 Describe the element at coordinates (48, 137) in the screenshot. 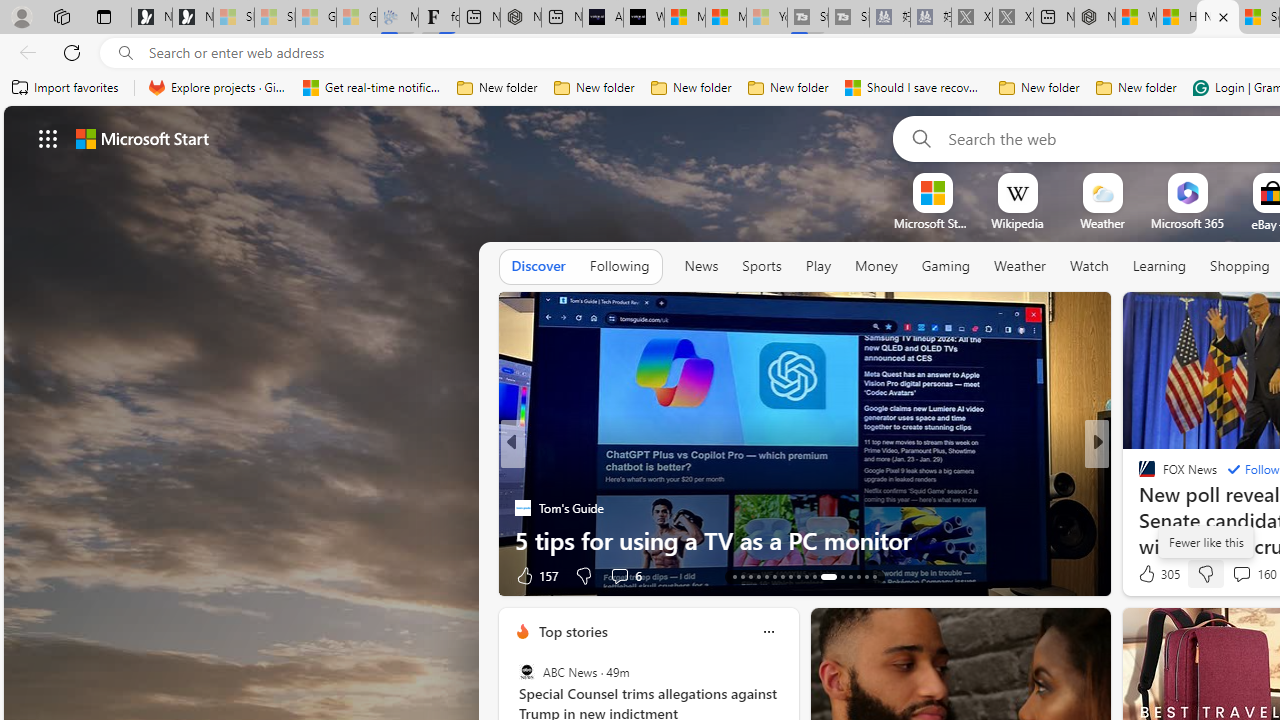

I see `'AutomationID: waffle'` at that location.